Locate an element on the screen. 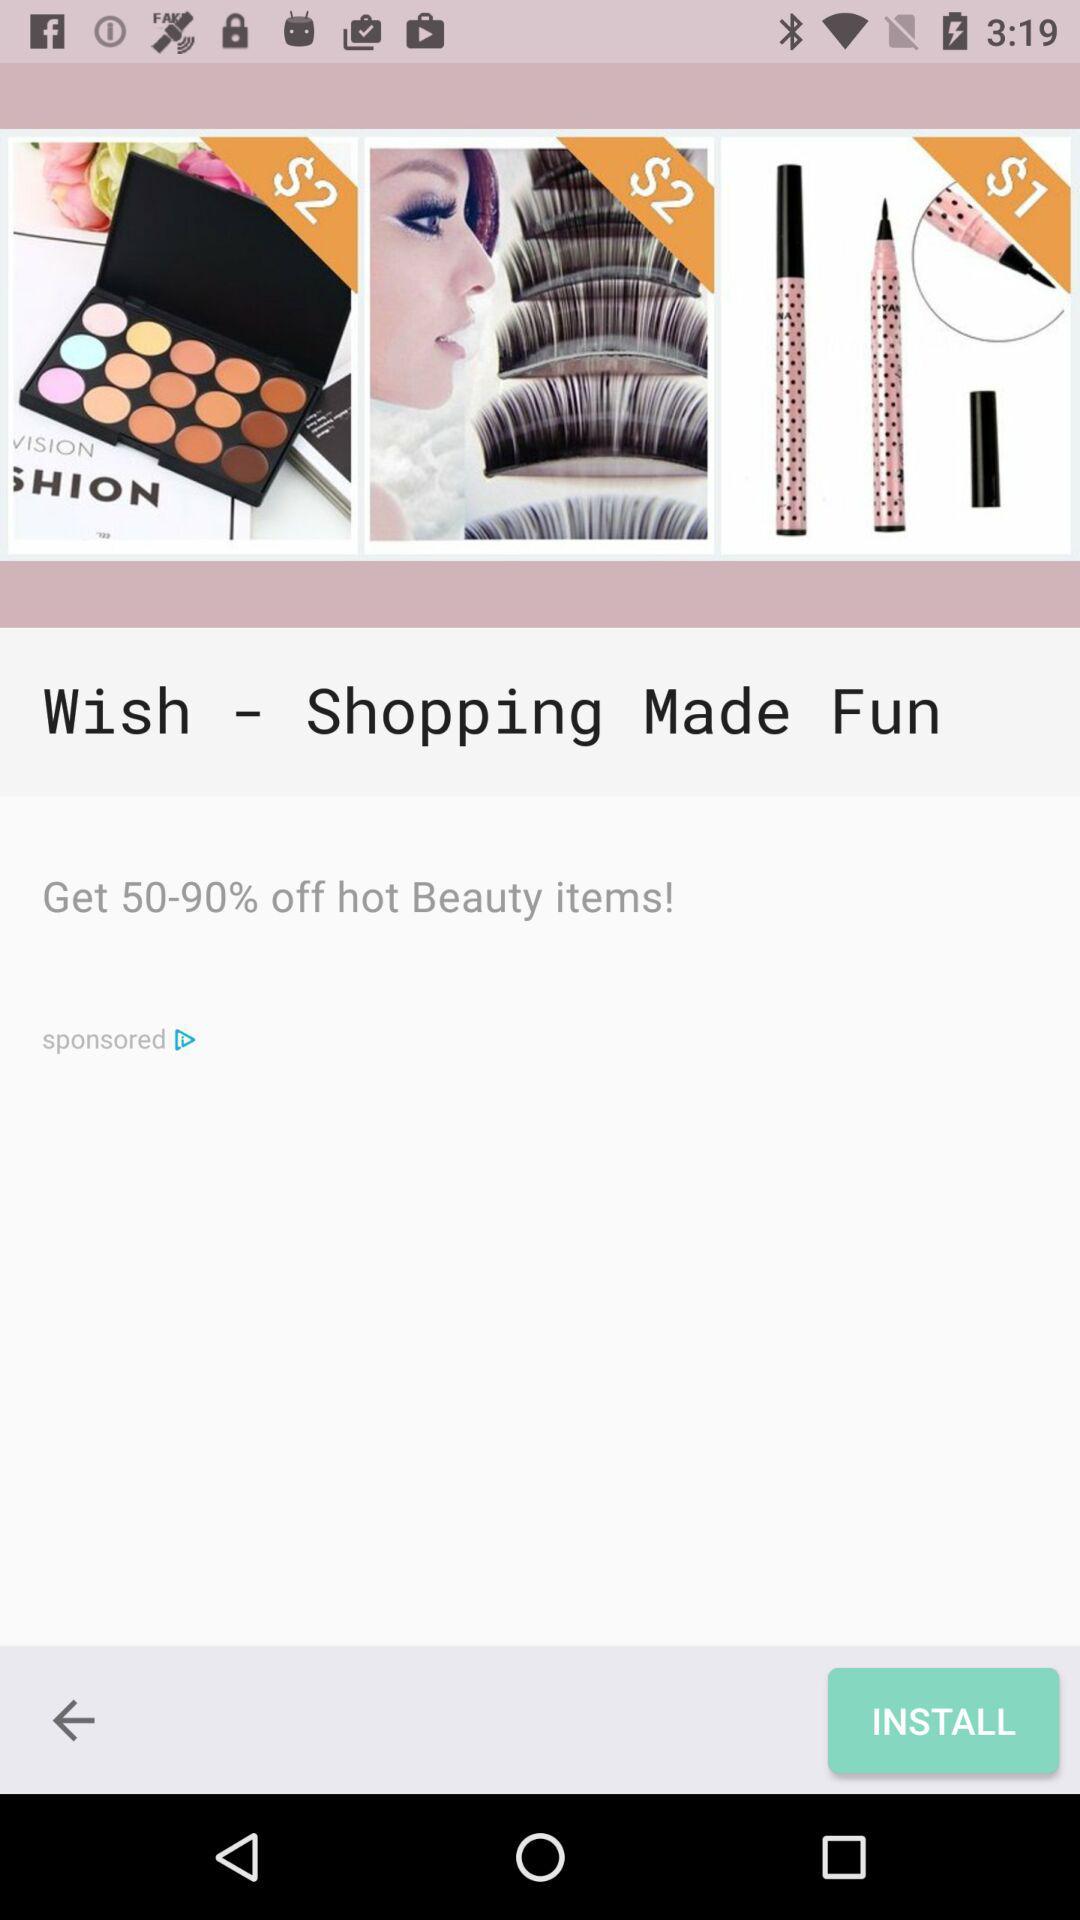 This screenshot has width=1080, height=1920. install item is located at coordinates (943, 1719).